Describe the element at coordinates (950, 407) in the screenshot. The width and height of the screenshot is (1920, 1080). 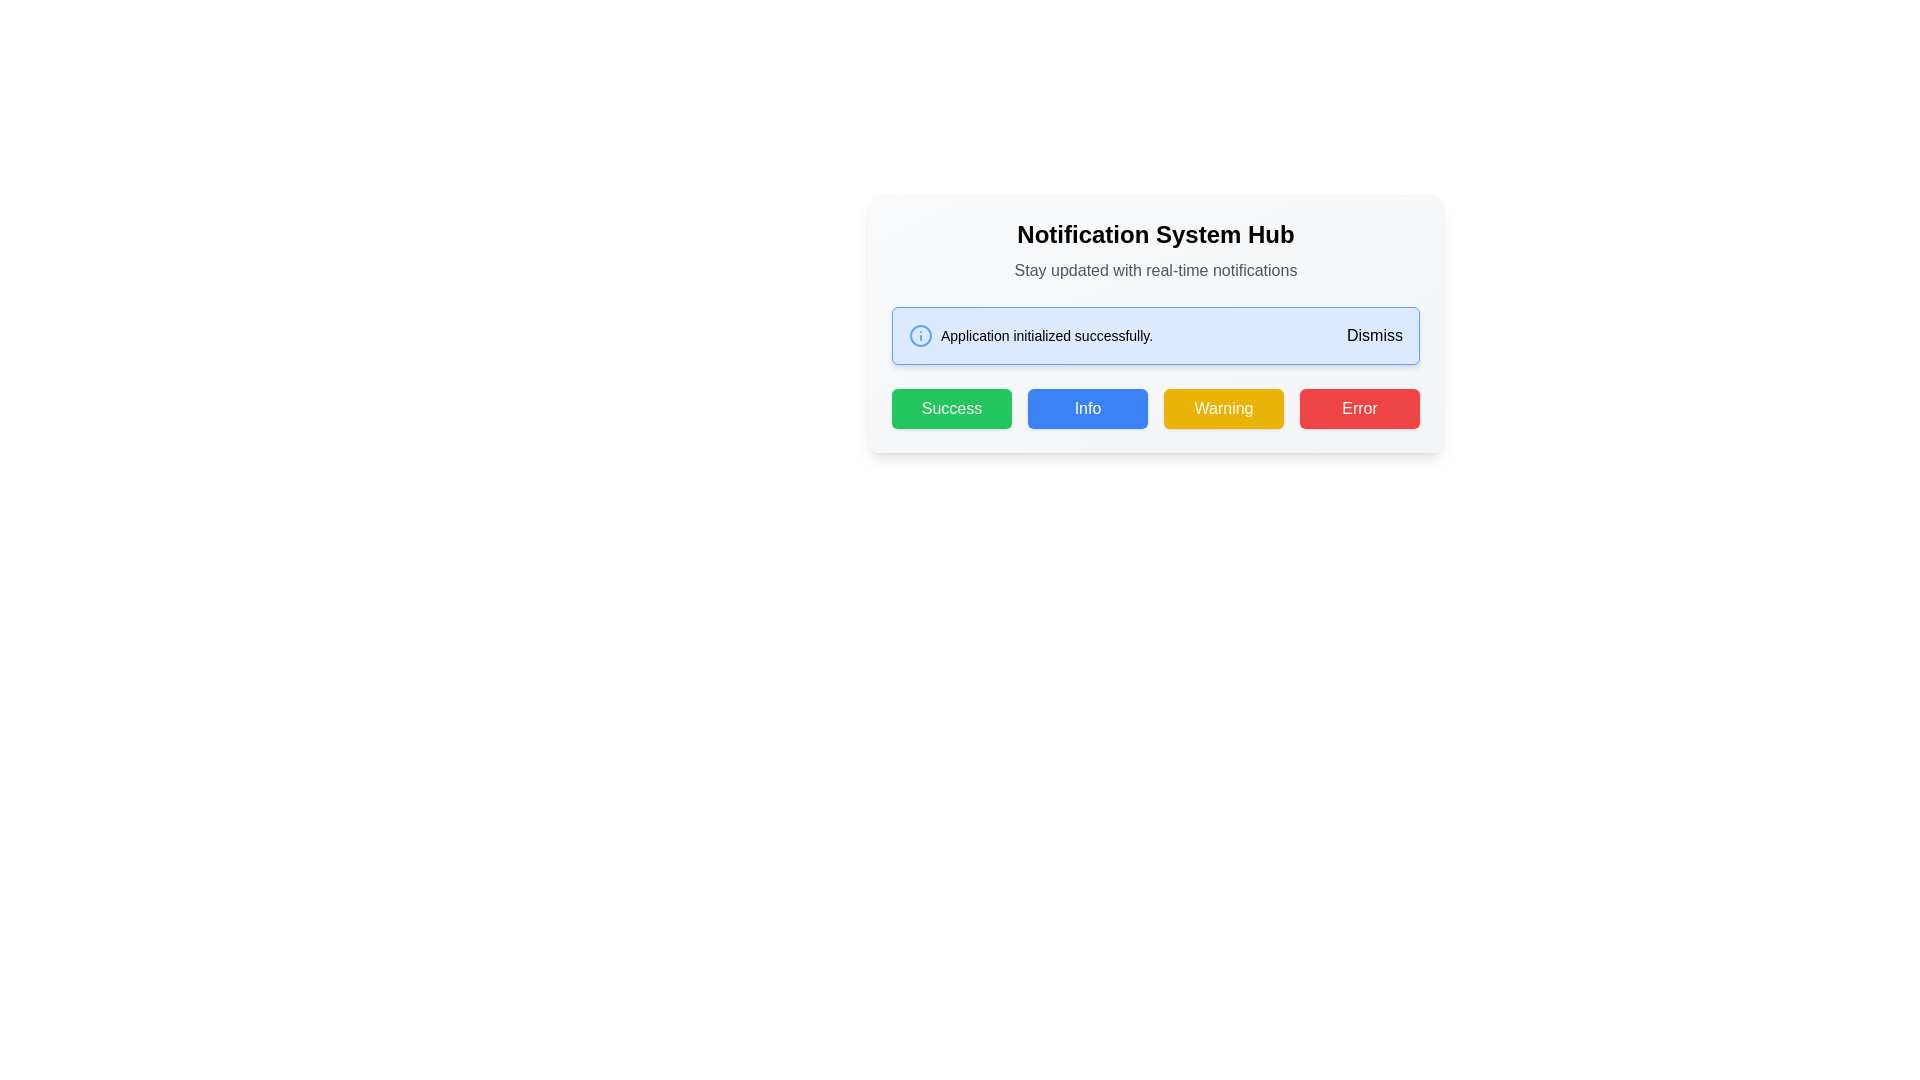
I see `the leftmost button in the horizontal row below the notification message area in the 'Notification System Hub' to confirm or acknowledge a successful action` at that location.